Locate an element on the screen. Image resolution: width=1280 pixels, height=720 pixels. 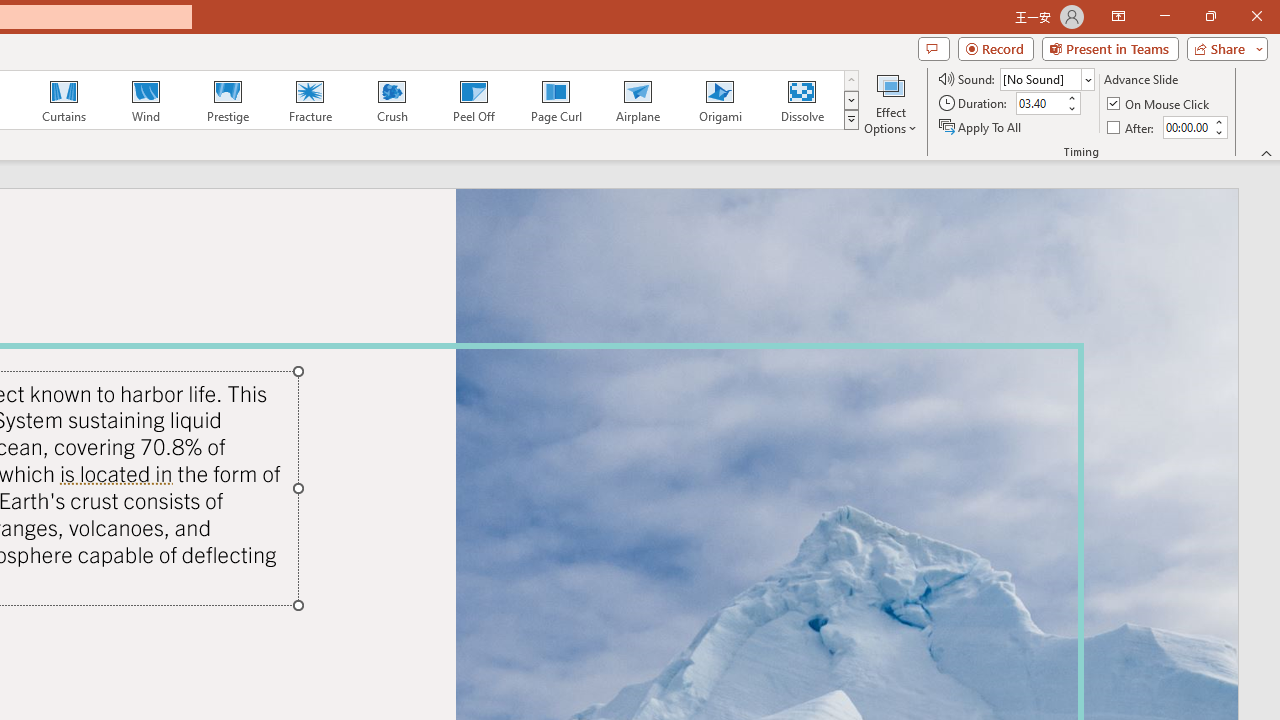
'Crush' is located at coordinates (391, 100).